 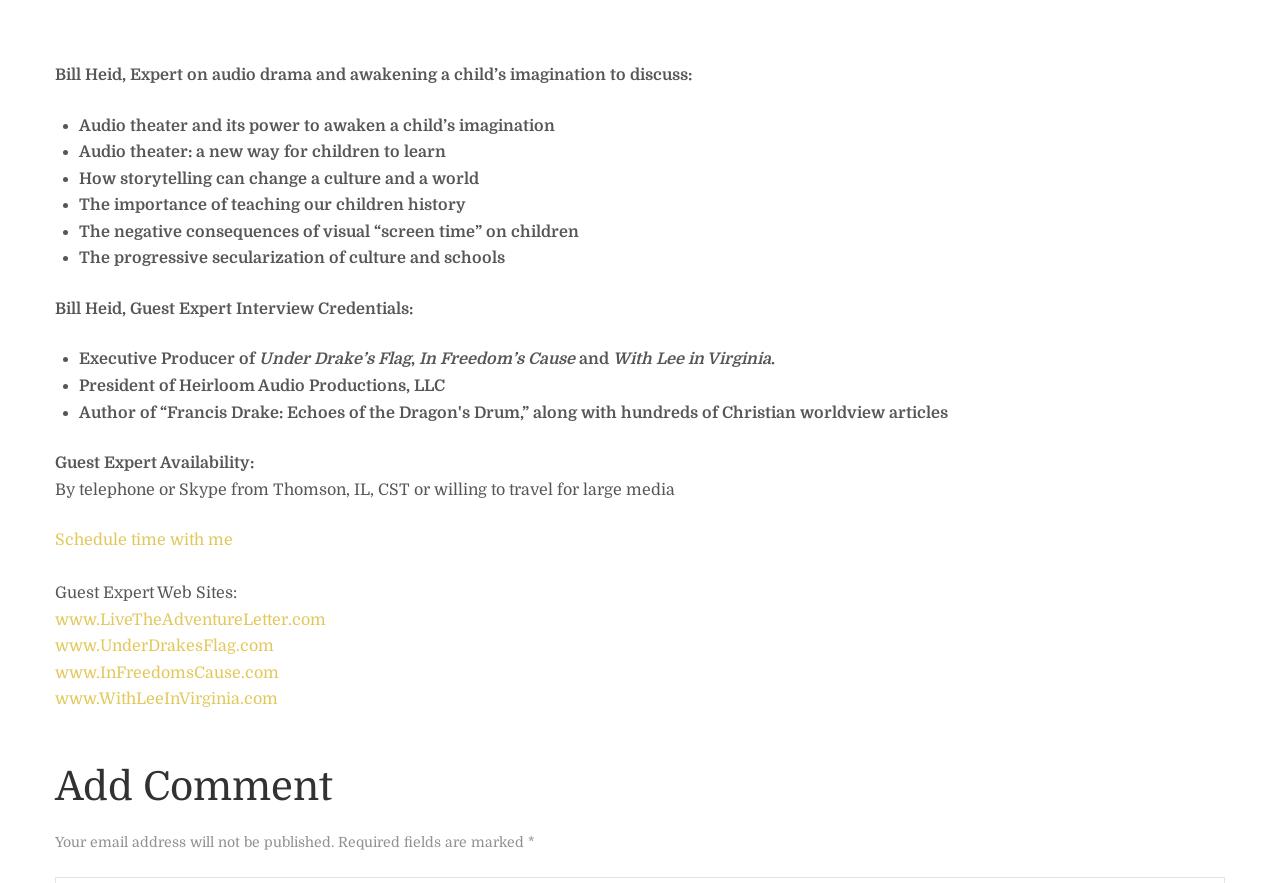 I want to click on 'Add Comment', so click(x=55, y=784).